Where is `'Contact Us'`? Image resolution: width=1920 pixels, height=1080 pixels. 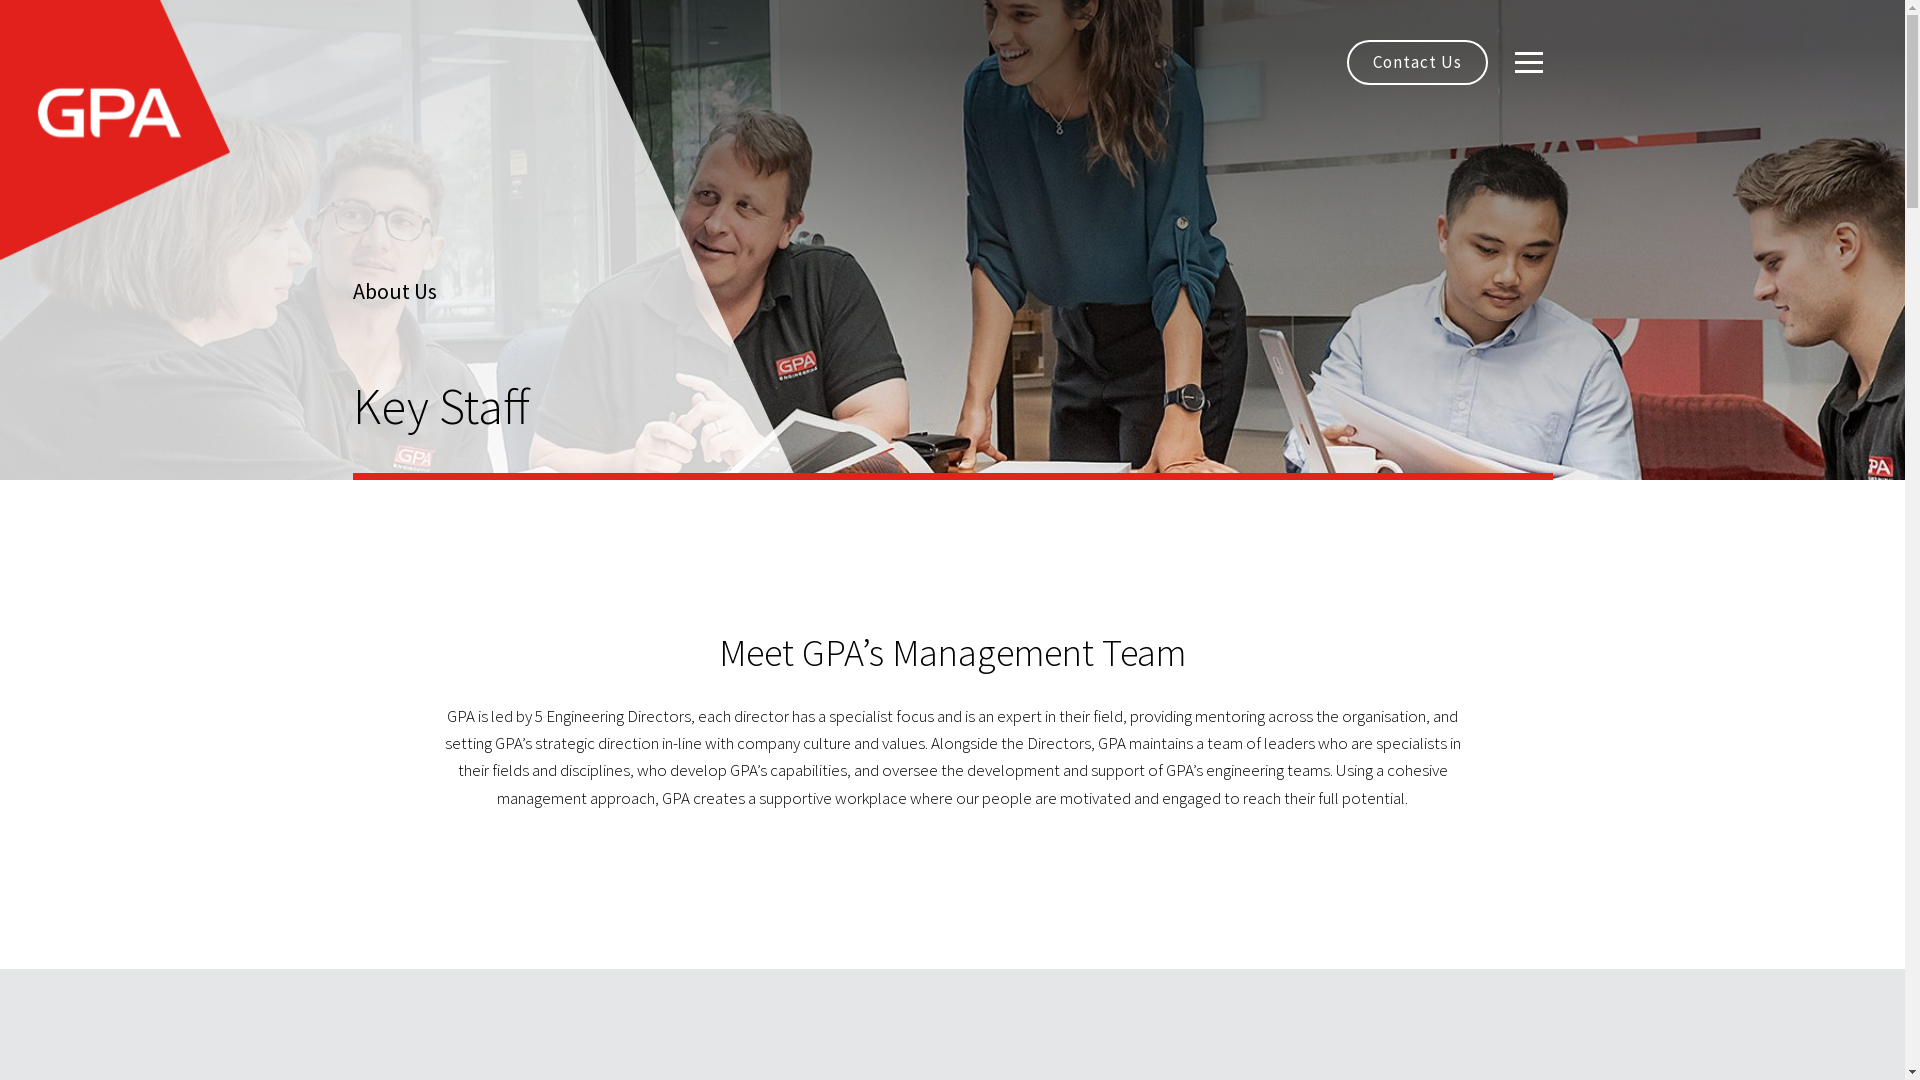 'Contact Us' is located at coordinates (1415, 61).